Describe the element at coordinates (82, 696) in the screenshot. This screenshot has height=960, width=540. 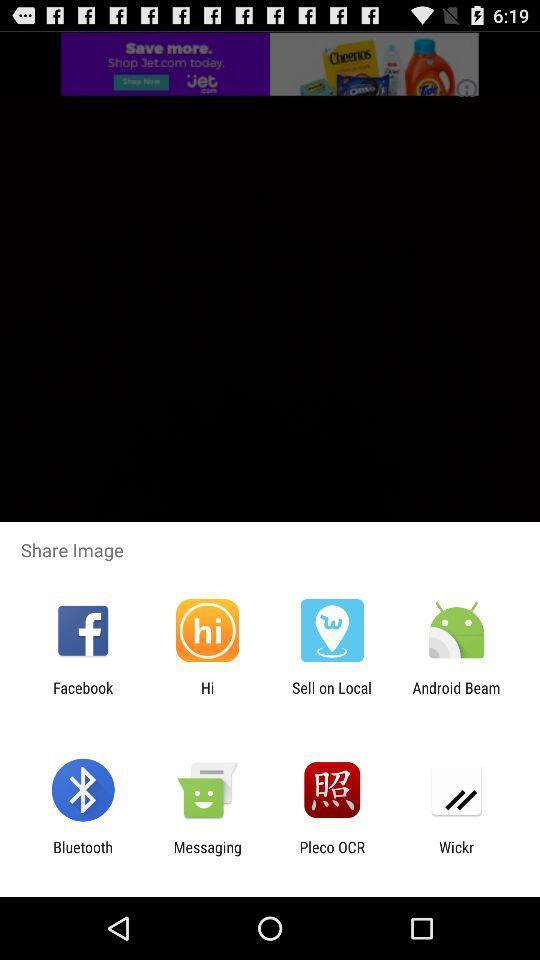
I see `icon to the left of the hi item` at that location.